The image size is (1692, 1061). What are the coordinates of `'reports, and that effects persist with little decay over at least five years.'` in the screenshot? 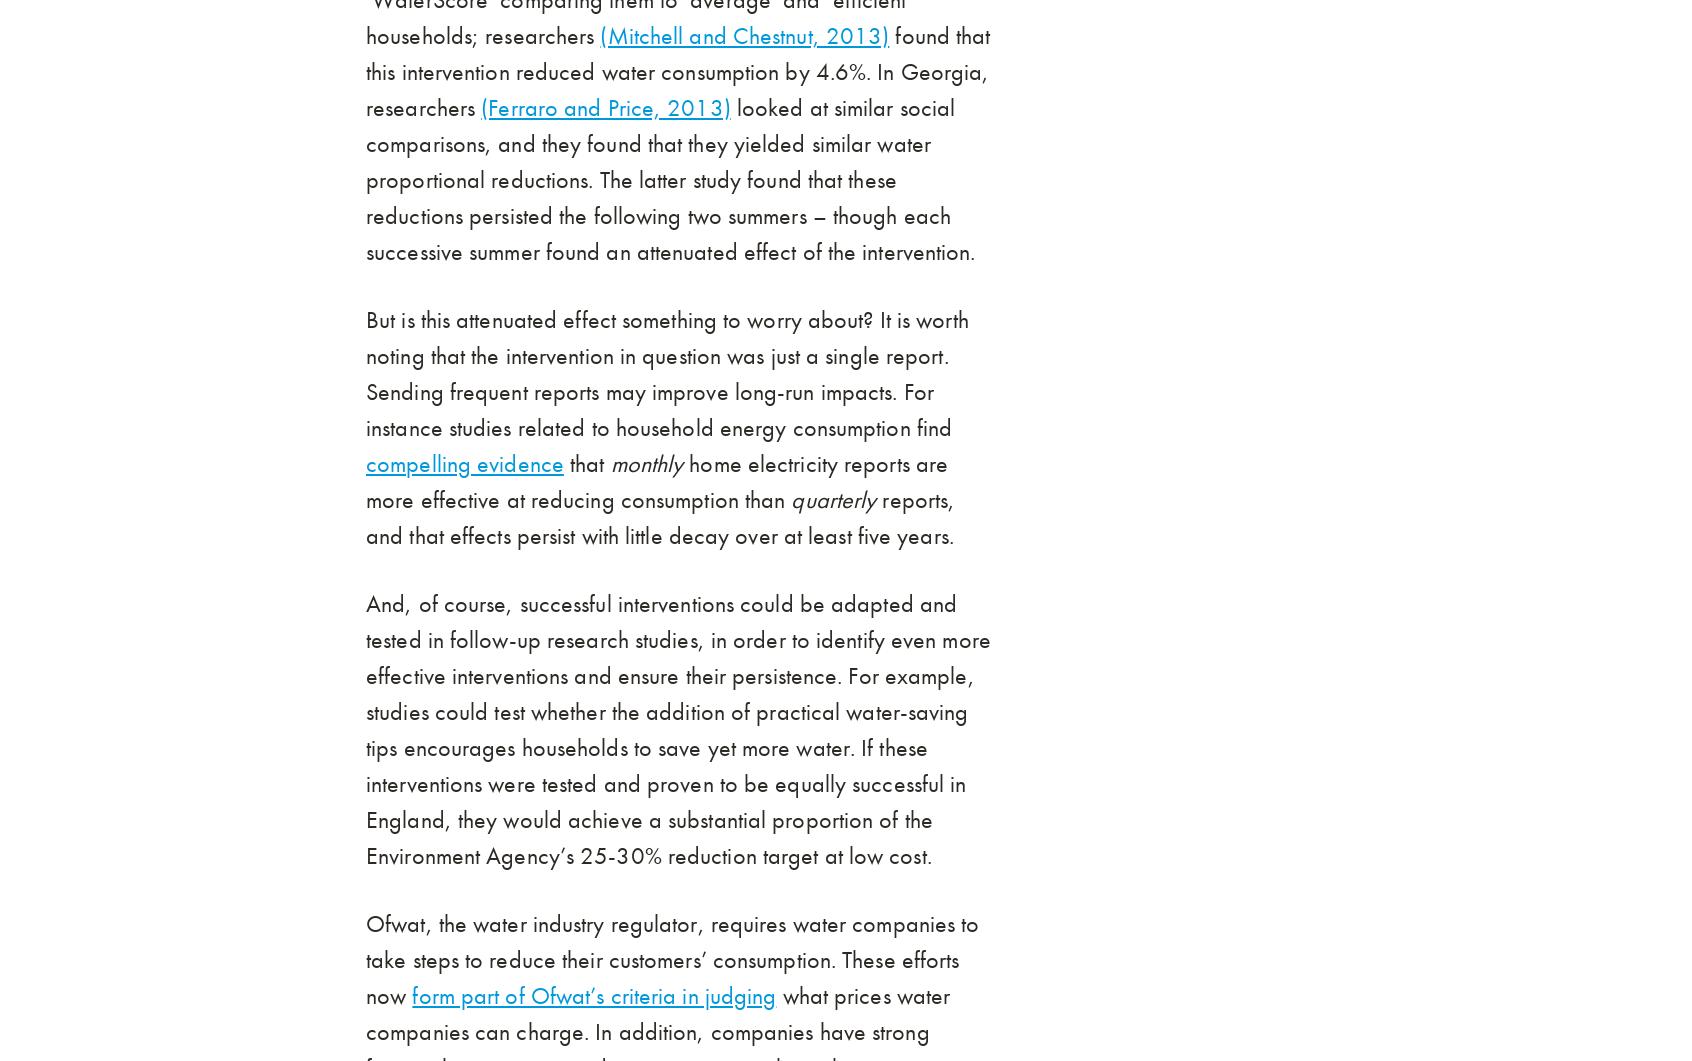 It's located at (660, 517).